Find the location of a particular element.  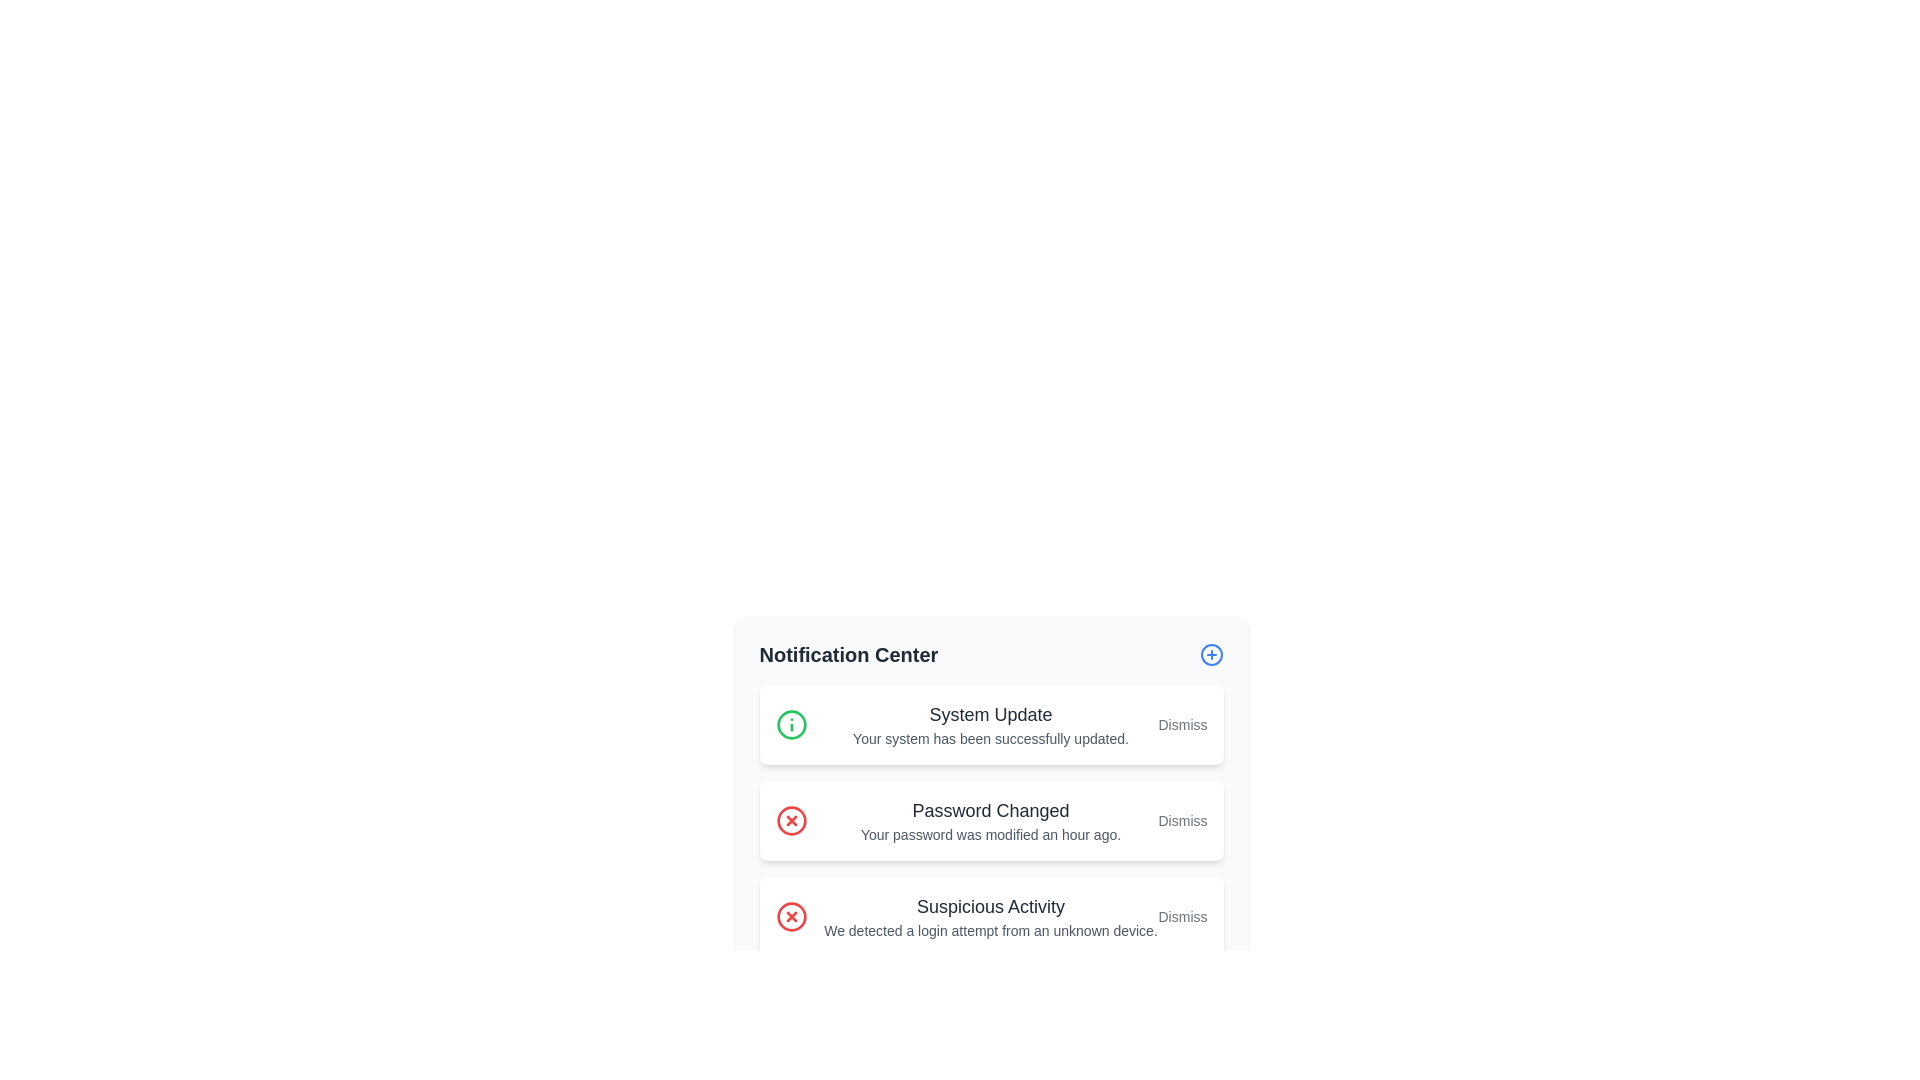

details of the 'Password Changed' notification, which includes the title in bold and a description about the password modification, located in the Notification Center is located at coordinates (991, 821).